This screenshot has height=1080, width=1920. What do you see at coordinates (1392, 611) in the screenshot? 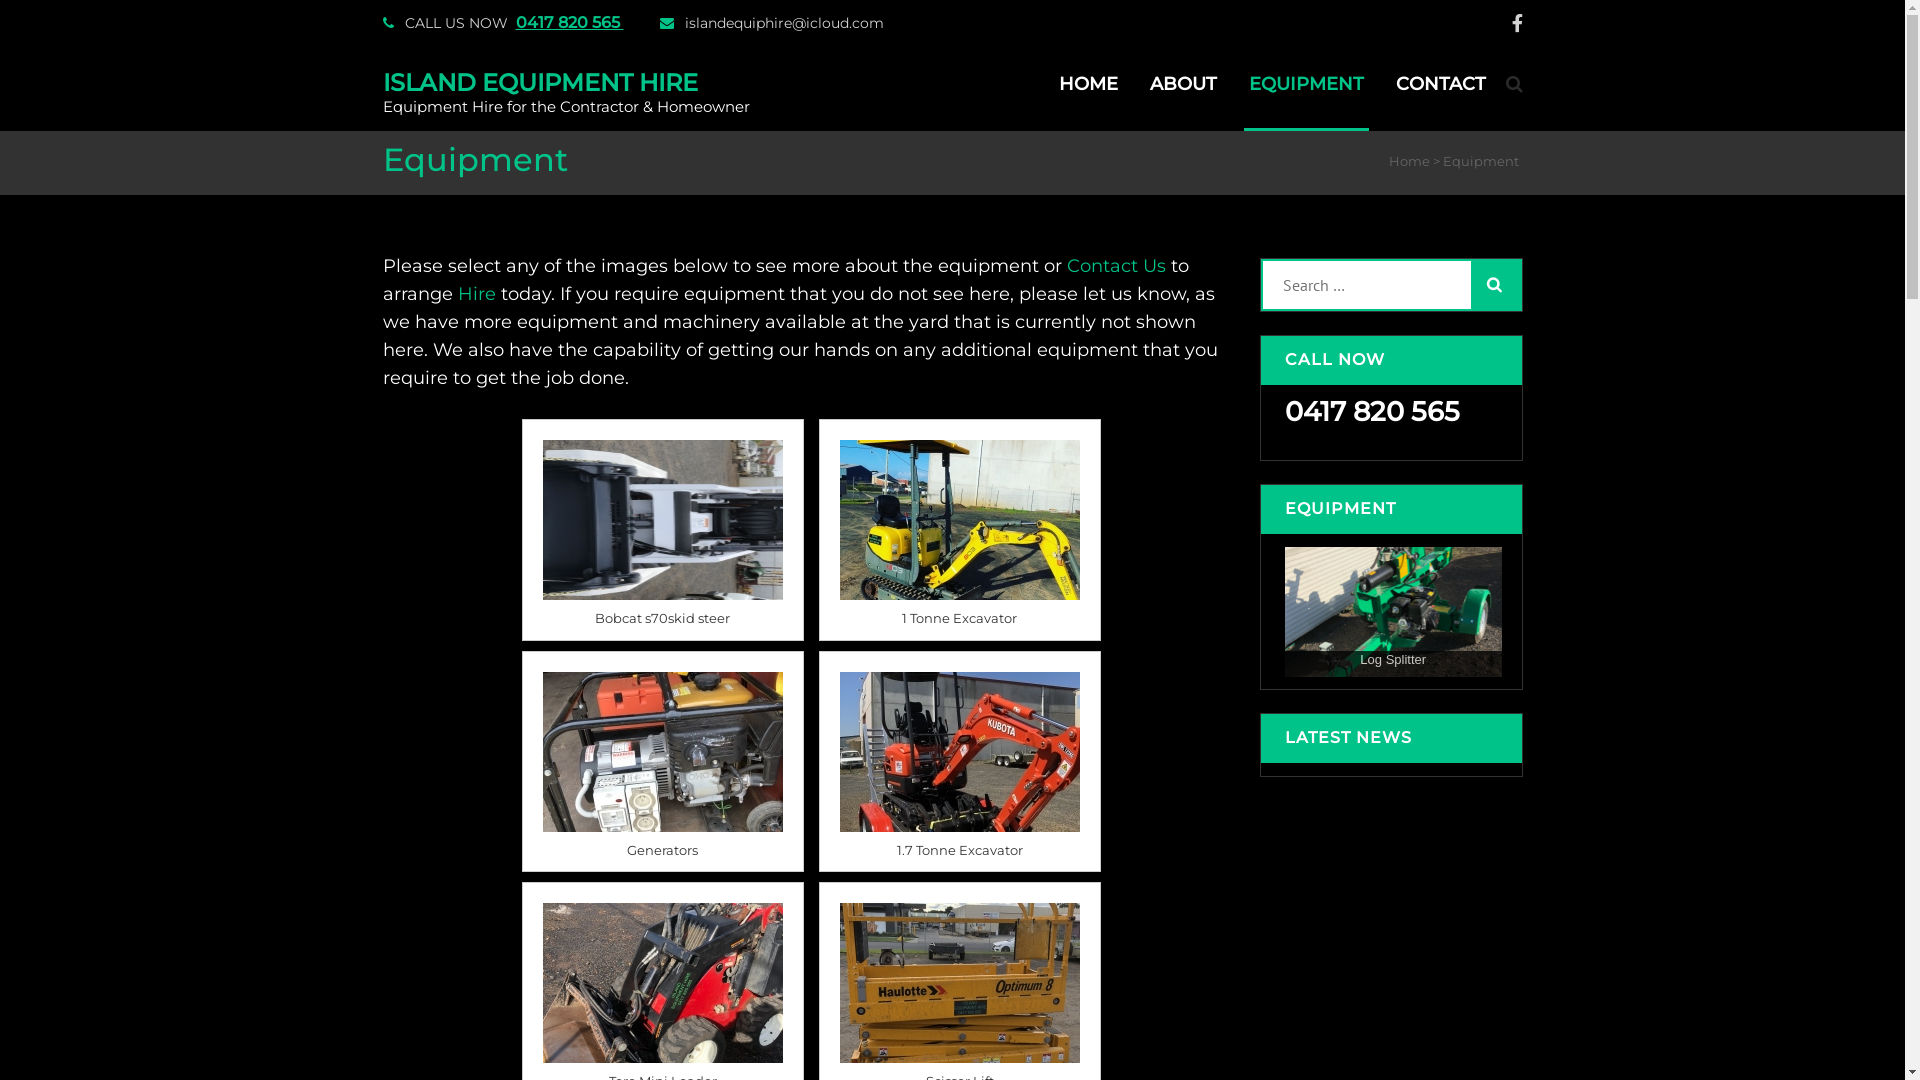
I see `'Log Splitter'` at bounding box center [1392, 611].